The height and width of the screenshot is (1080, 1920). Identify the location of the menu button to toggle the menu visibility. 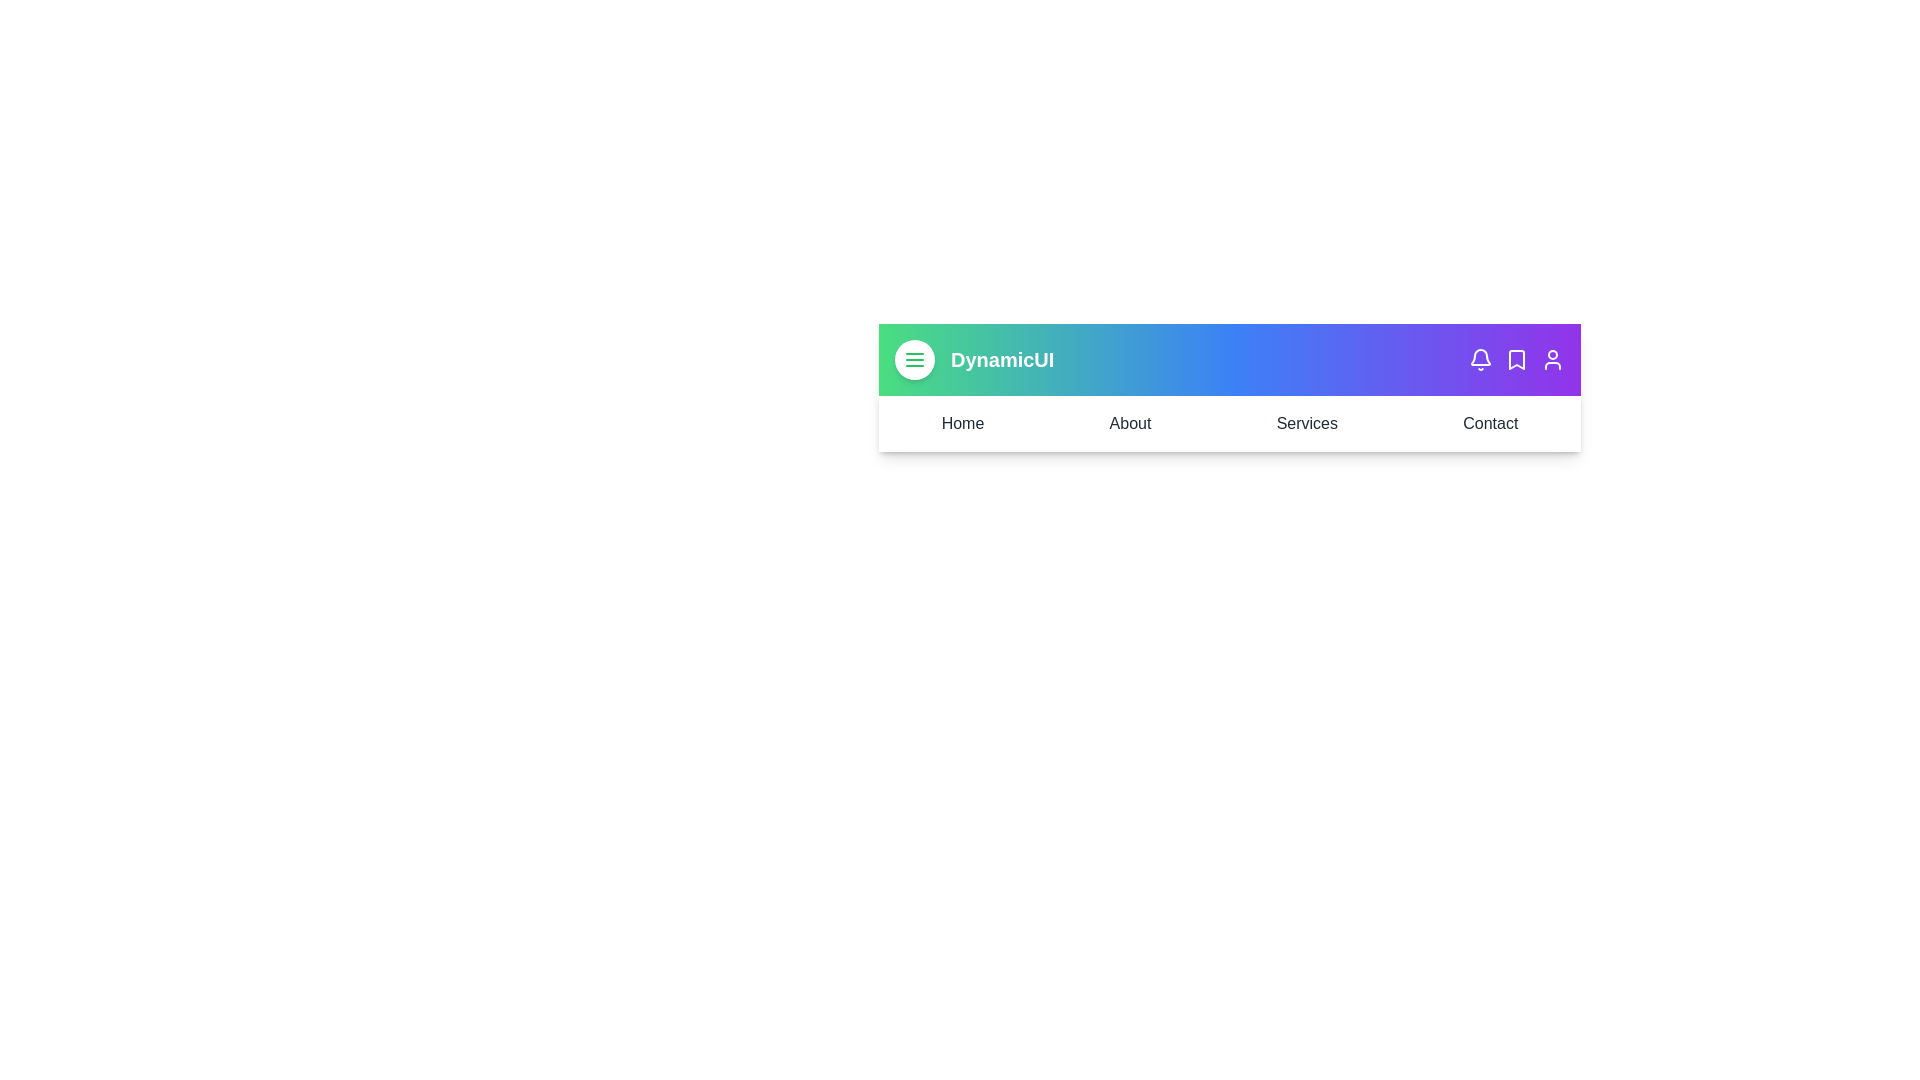
(914, 358).